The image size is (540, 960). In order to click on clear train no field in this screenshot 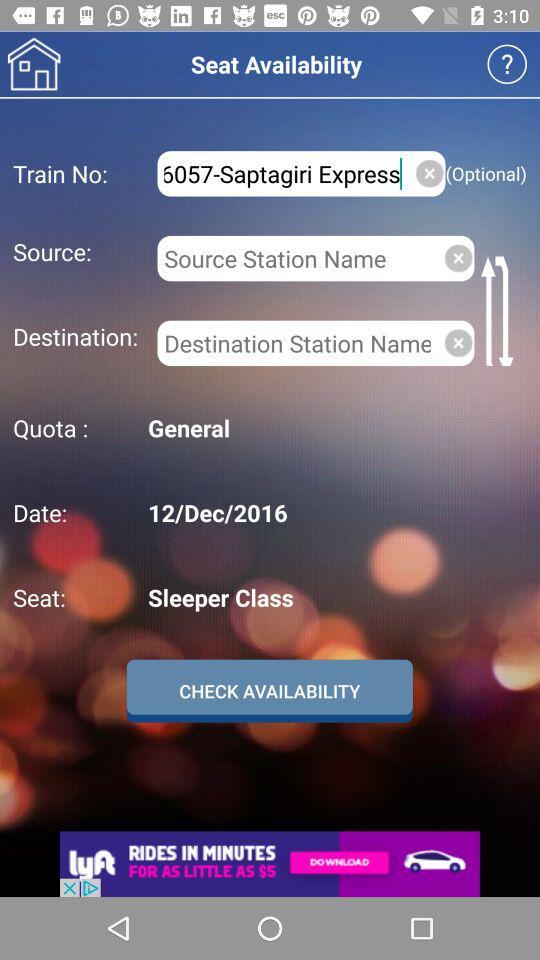, I will do `click(428, 172)`.